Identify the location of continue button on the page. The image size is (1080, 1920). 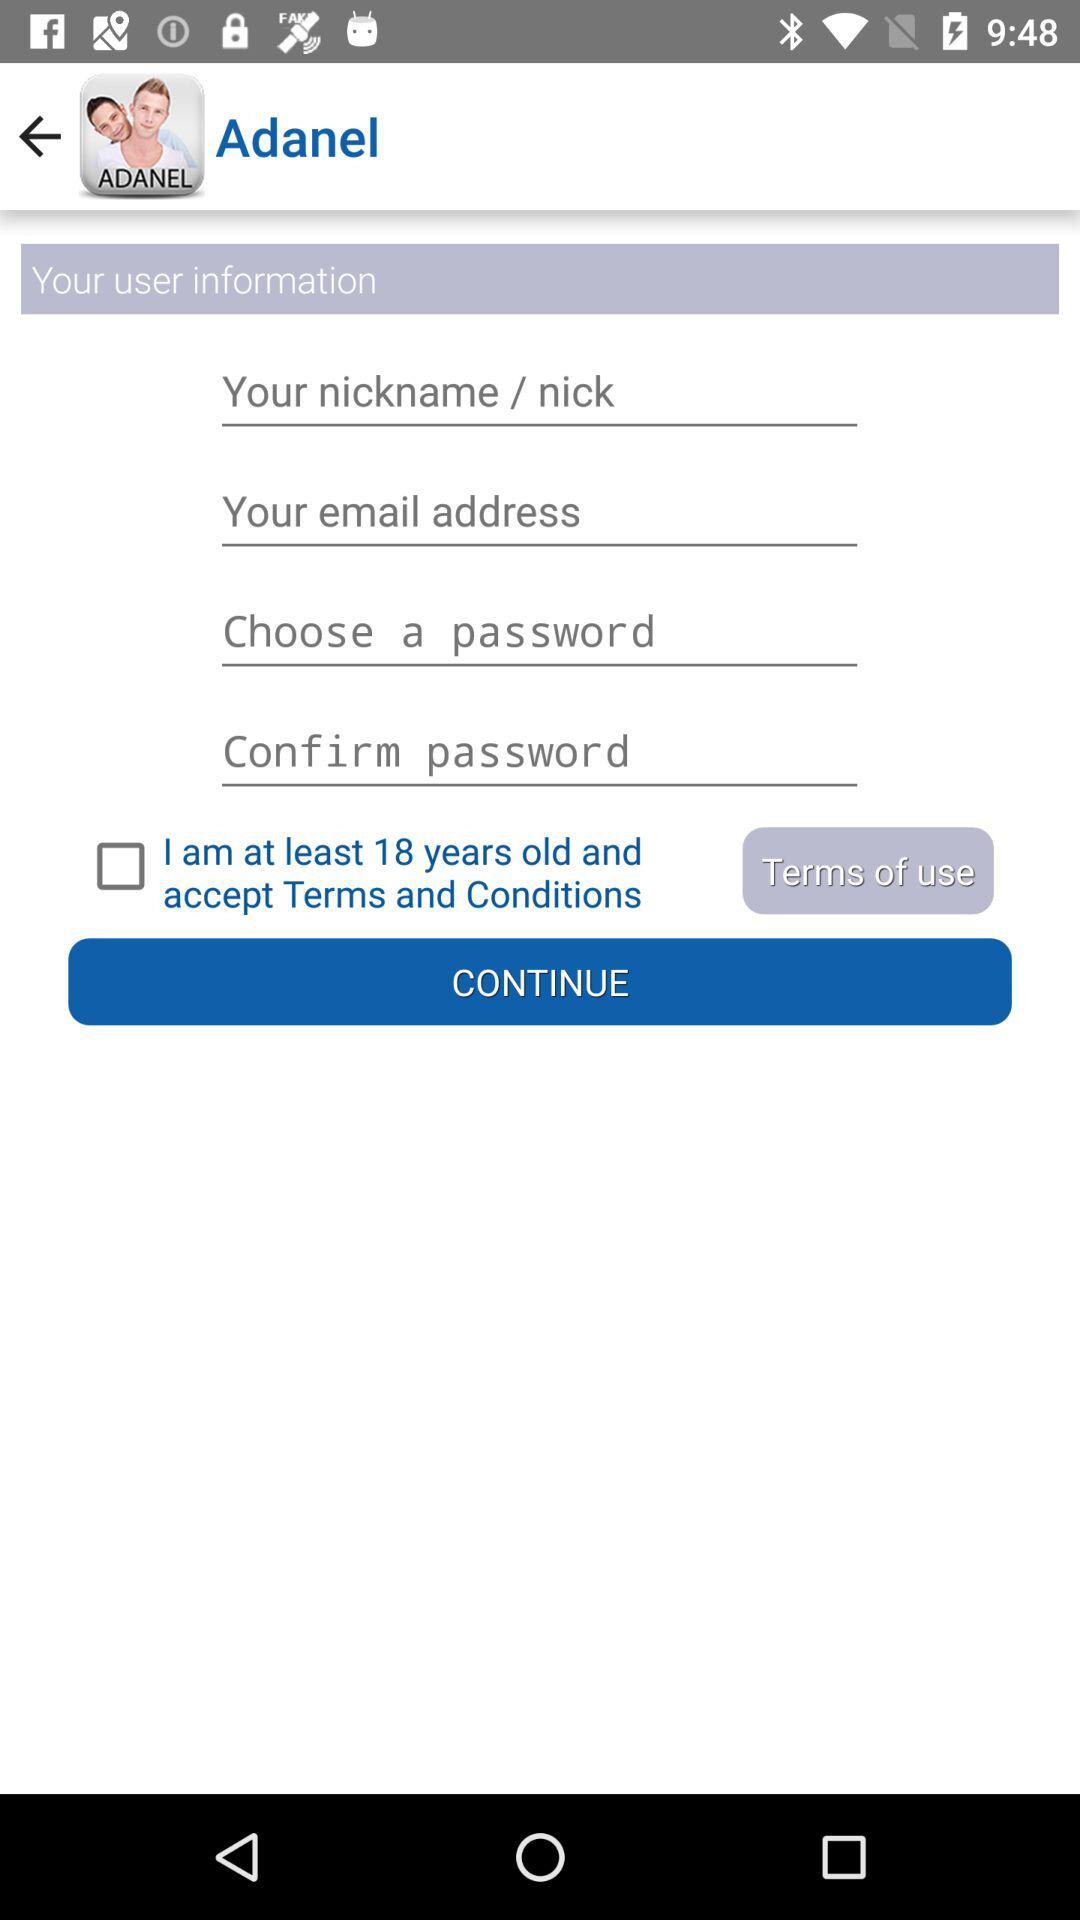
(540, 982).